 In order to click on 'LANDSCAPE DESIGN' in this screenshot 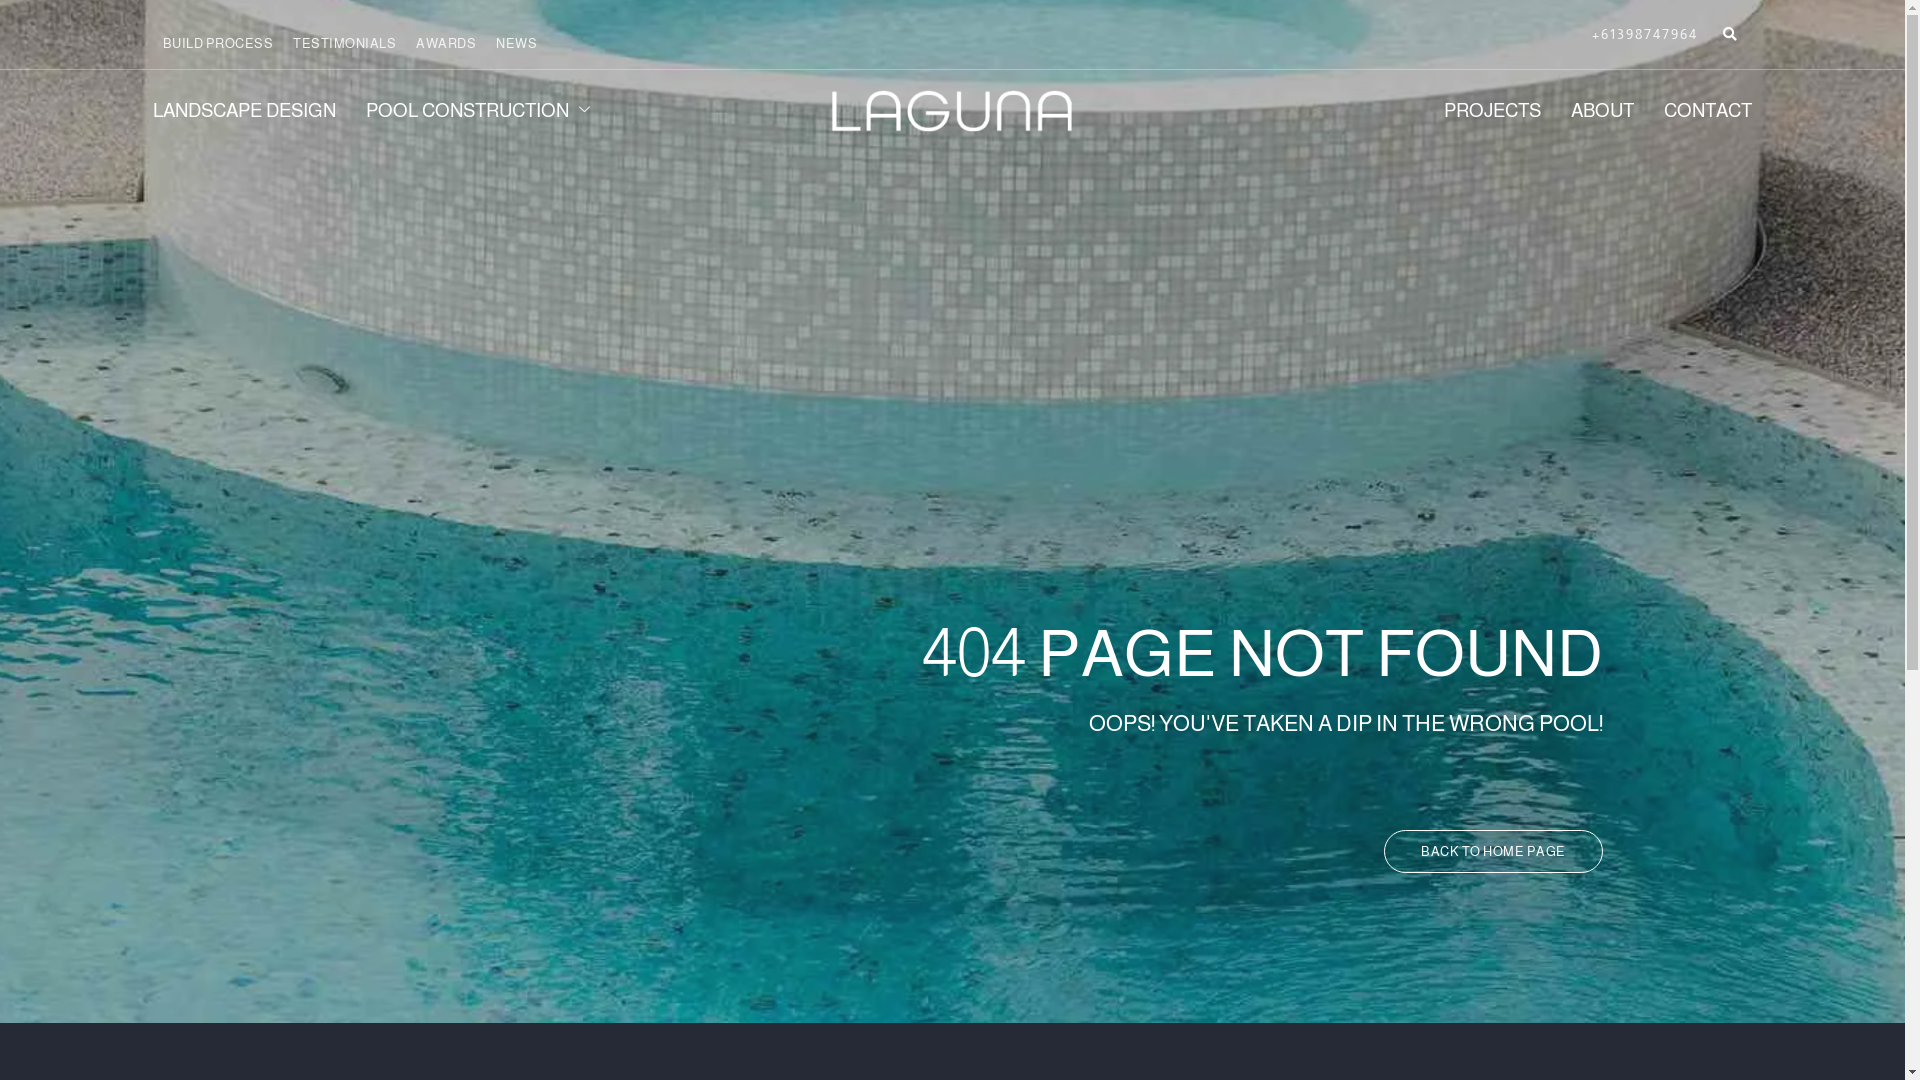, I will do `click(257, 111)`.